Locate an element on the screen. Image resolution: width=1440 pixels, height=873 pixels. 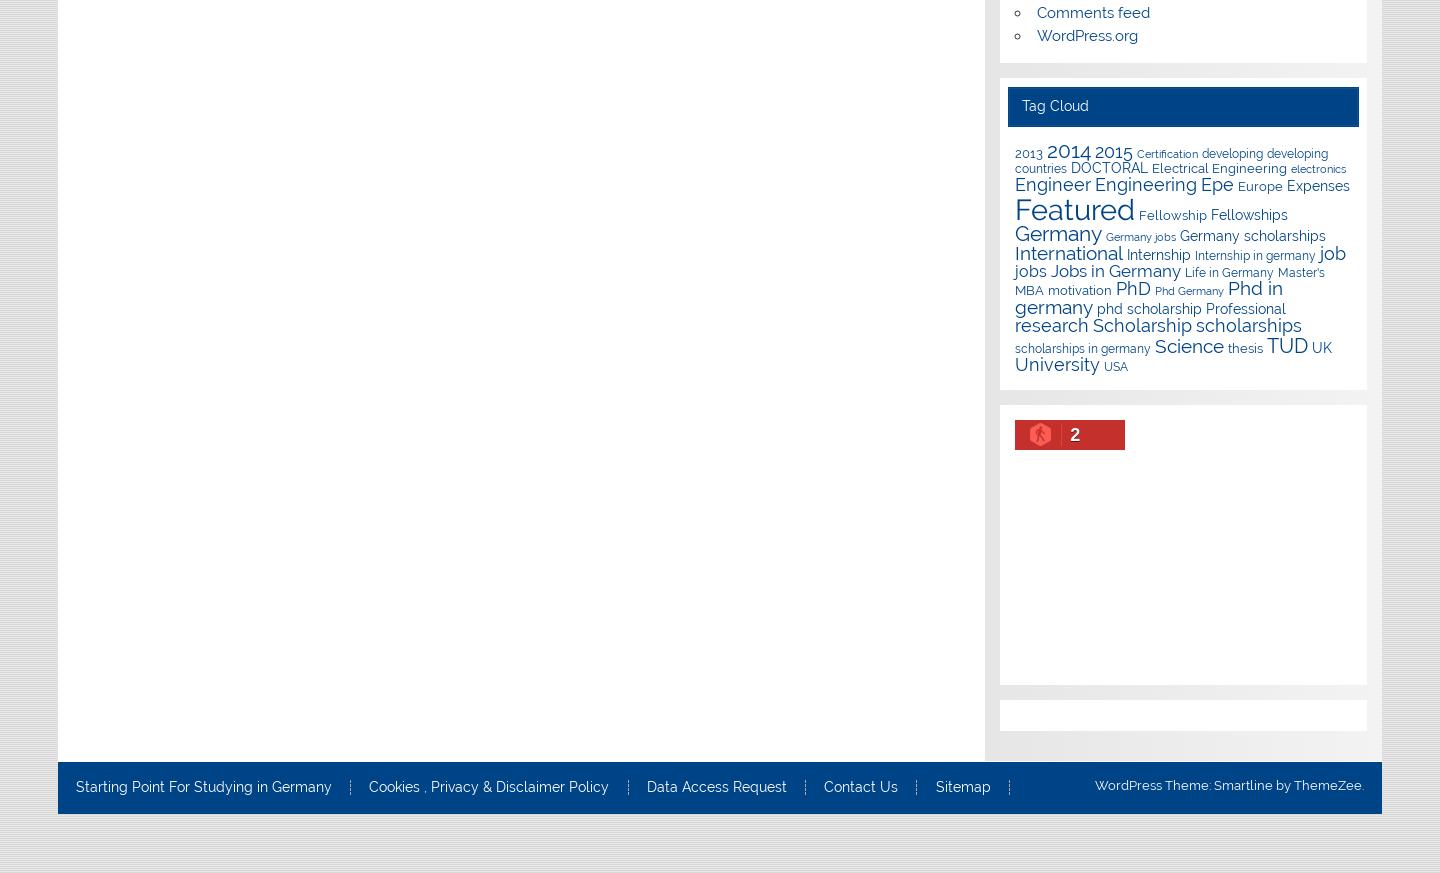
'Tag Cloud' is located at coordinates (1019, 105).